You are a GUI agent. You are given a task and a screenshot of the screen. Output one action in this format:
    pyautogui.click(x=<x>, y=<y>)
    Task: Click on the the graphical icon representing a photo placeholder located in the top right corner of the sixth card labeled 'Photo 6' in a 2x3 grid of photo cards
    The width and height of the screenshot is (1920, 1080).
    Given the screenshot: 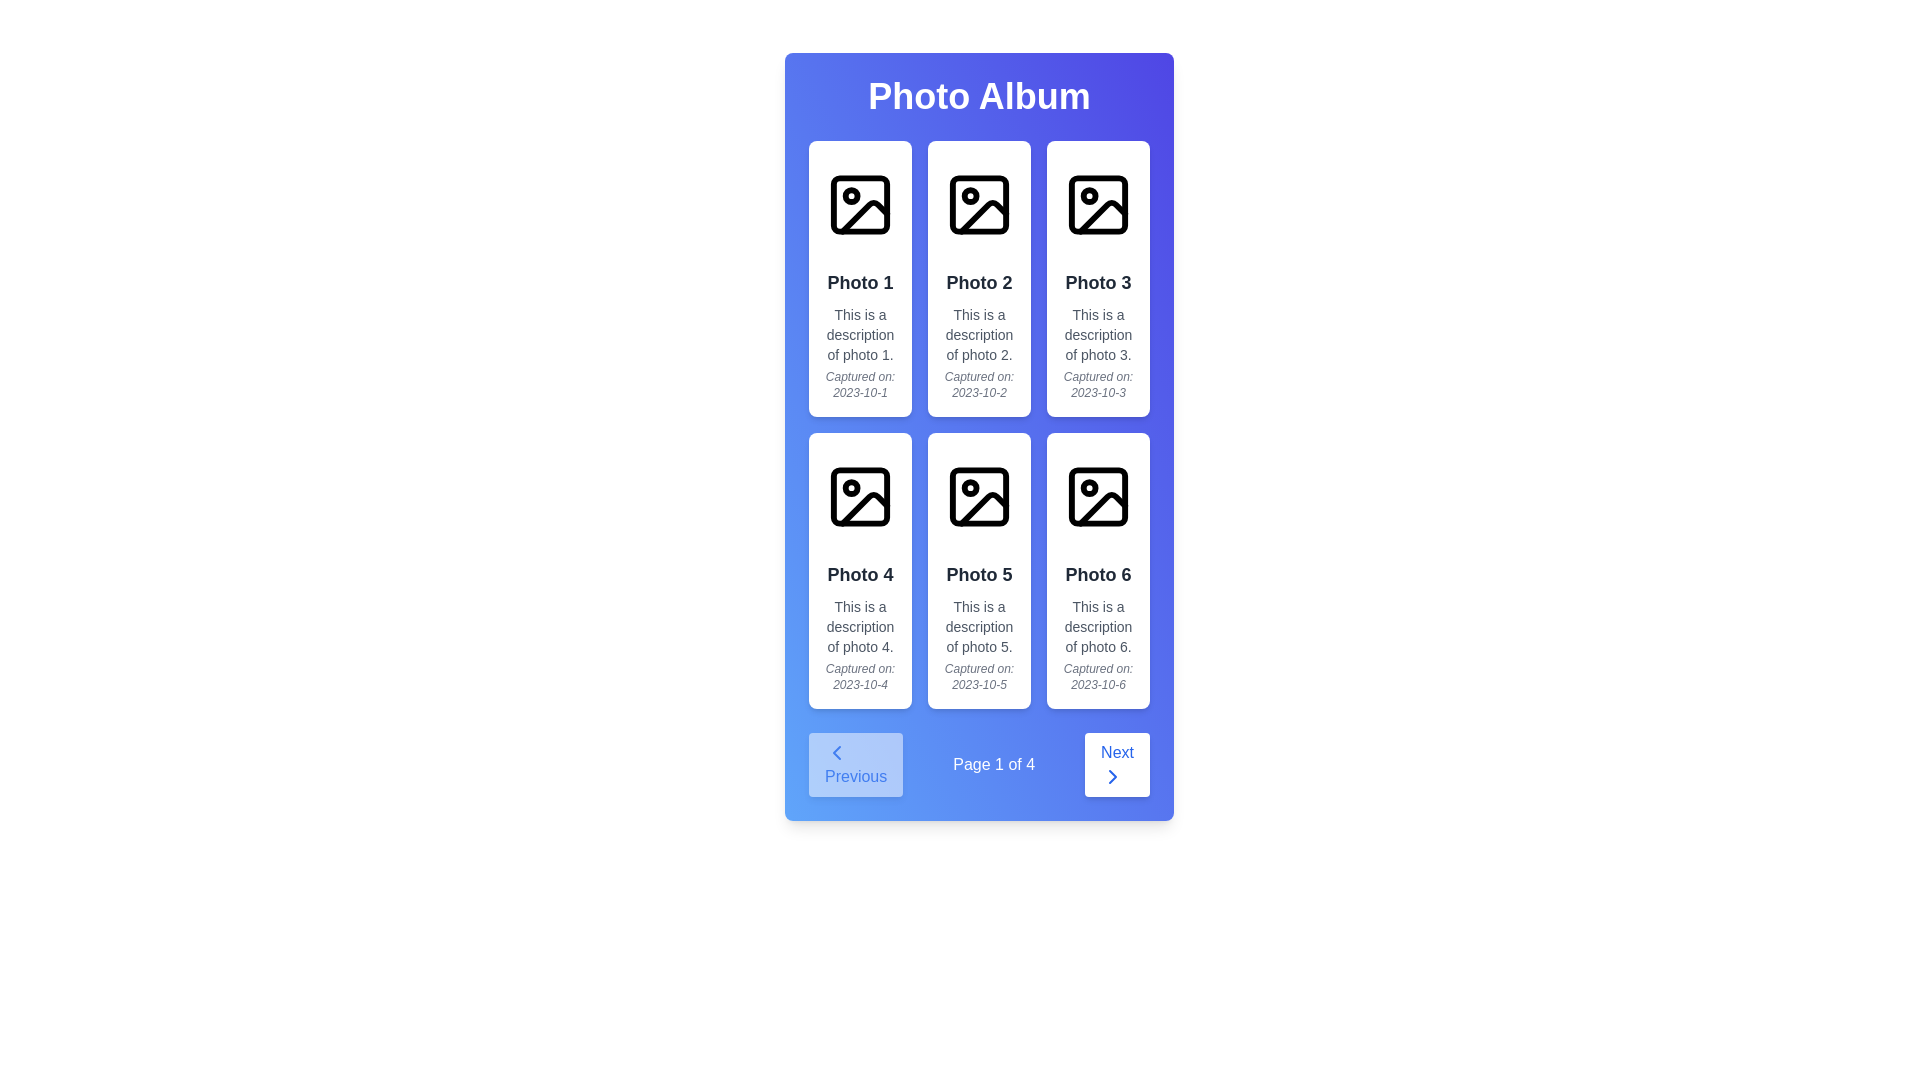 What is the action you would take?
    pyautogui.click(x=1097, y=496)
    